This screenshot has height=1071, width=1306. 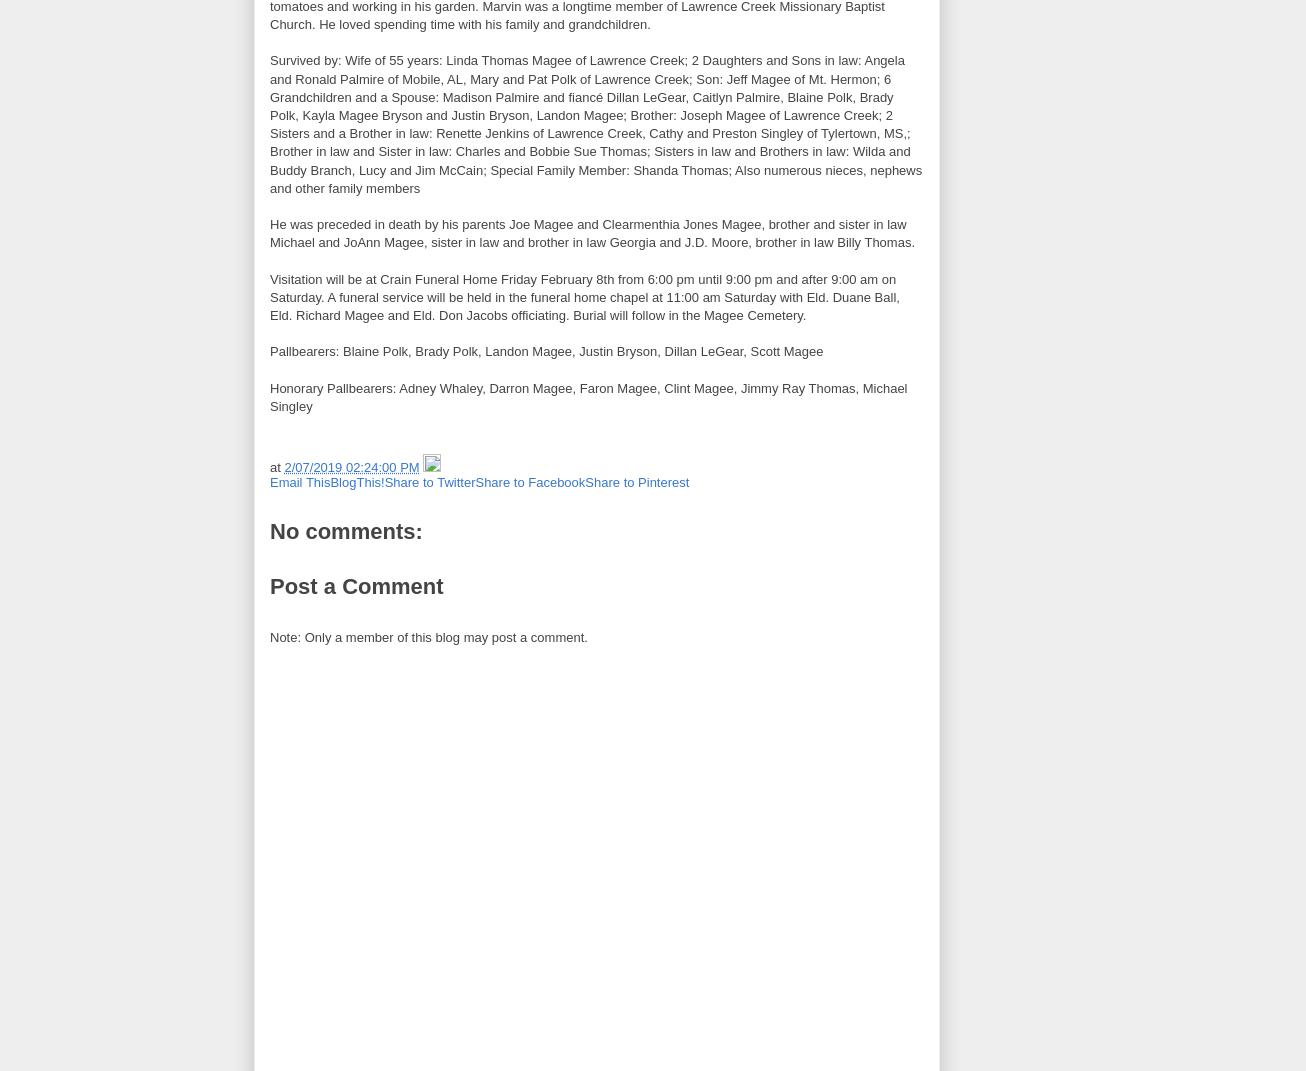 I want to click on '2/07/2019 02:24:00 PM', so click(x=350, y=465).